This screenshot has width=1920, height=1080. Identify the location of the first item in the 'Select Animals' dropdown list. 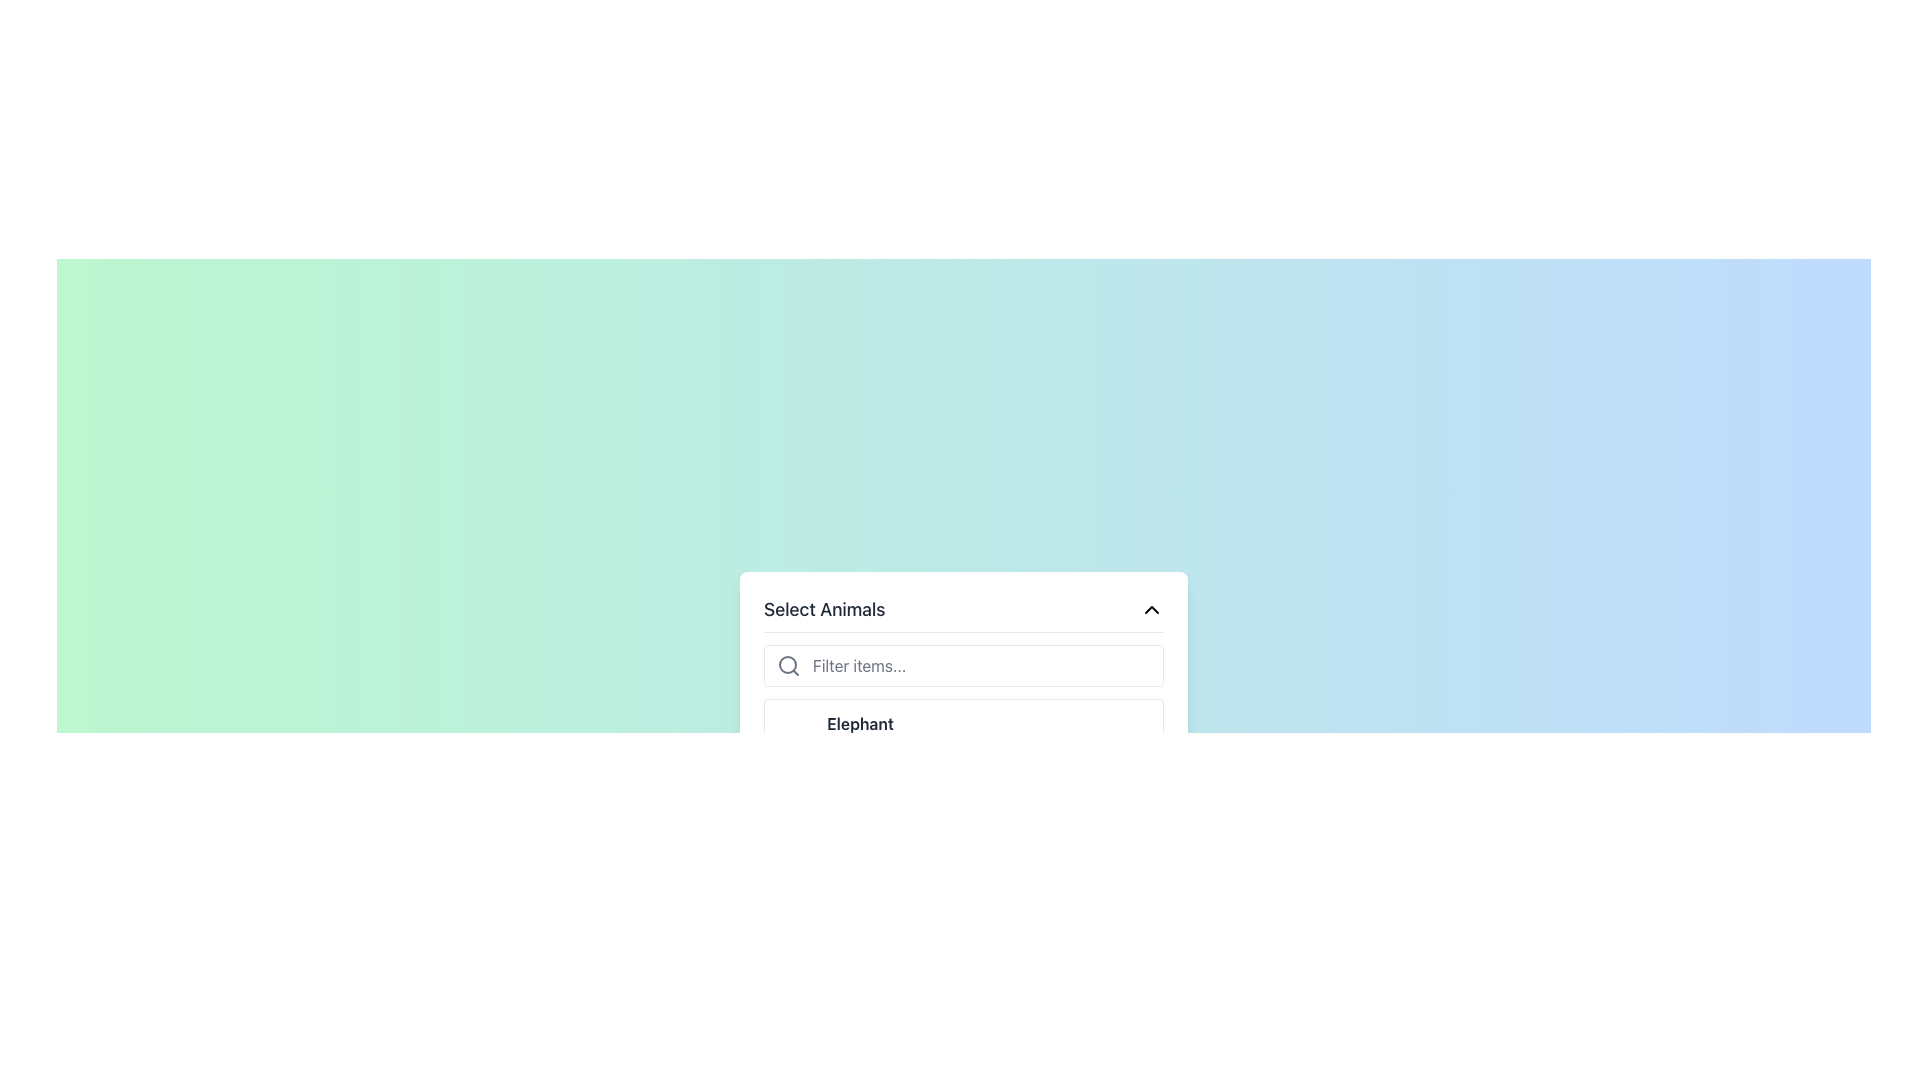
(964, 732).